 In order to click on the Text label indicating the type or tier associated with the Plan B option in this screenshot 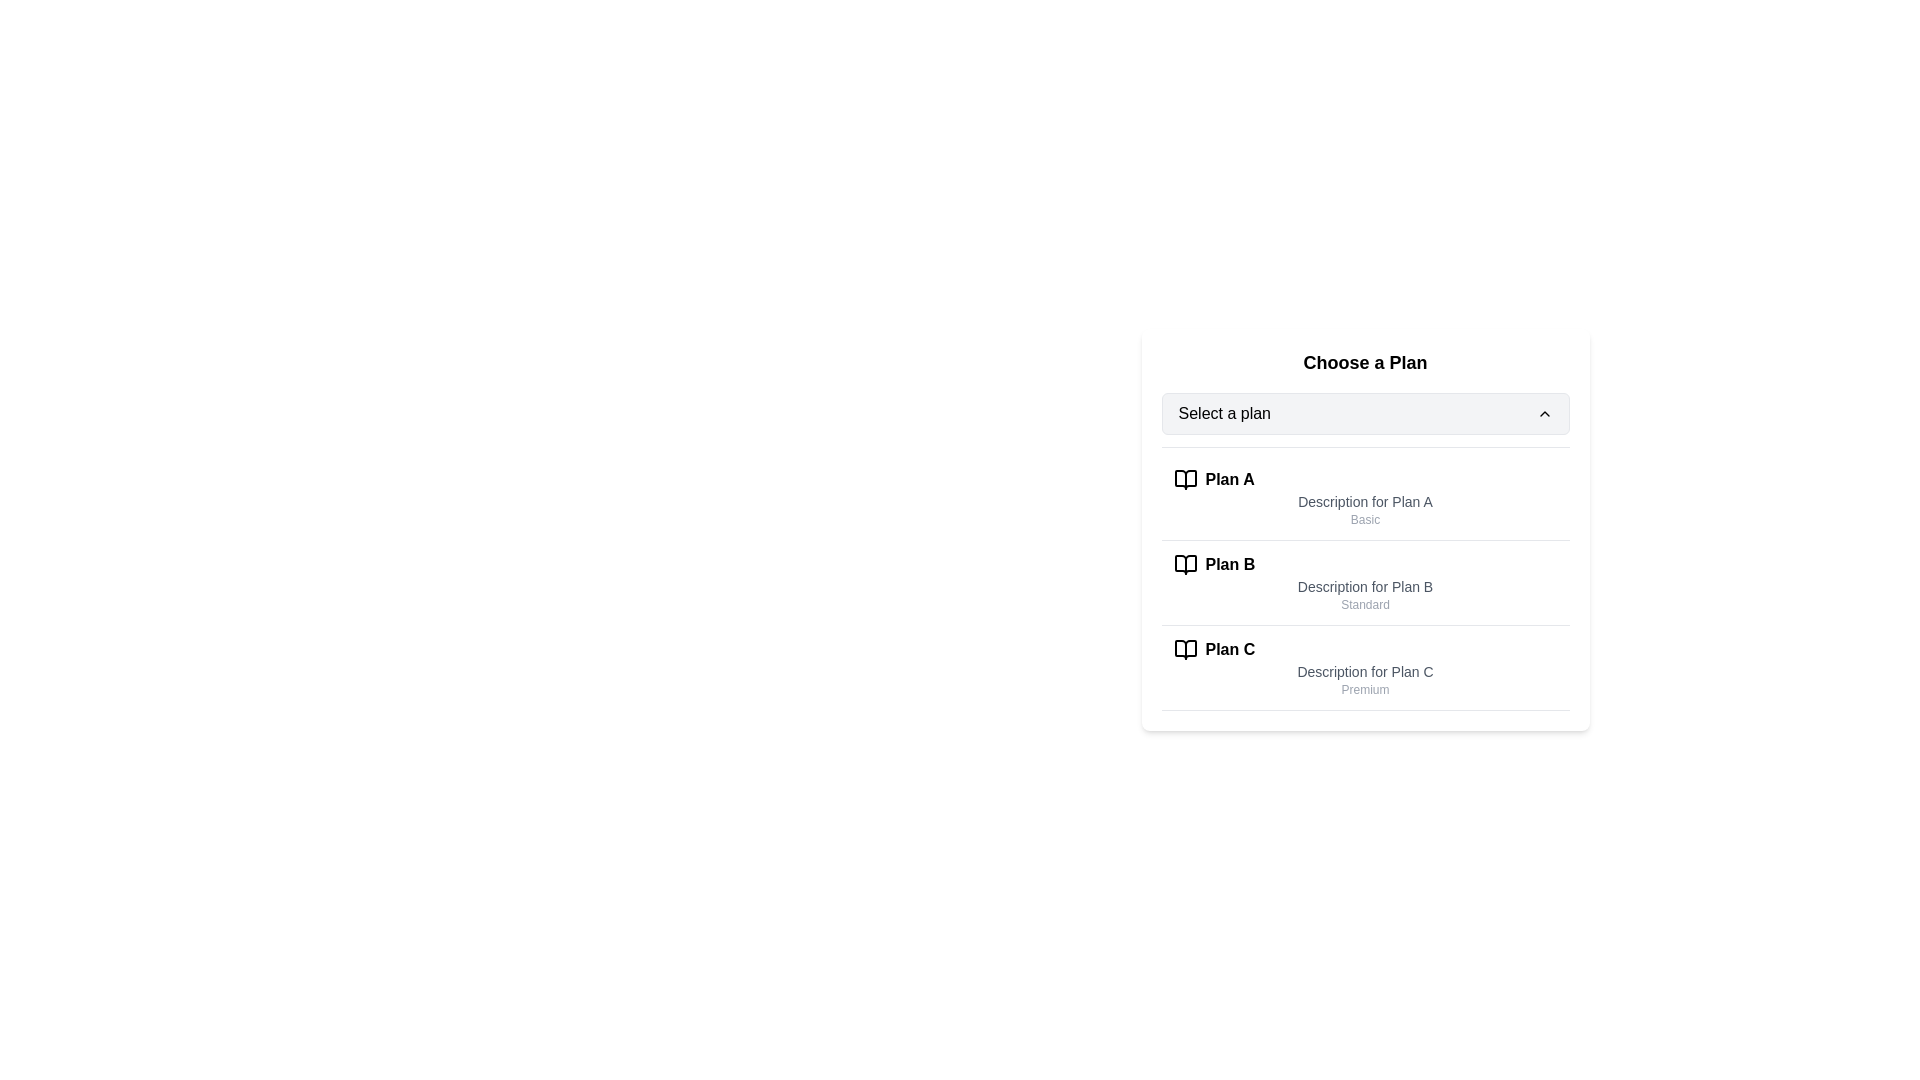, I will do `click(1364, 604)`.